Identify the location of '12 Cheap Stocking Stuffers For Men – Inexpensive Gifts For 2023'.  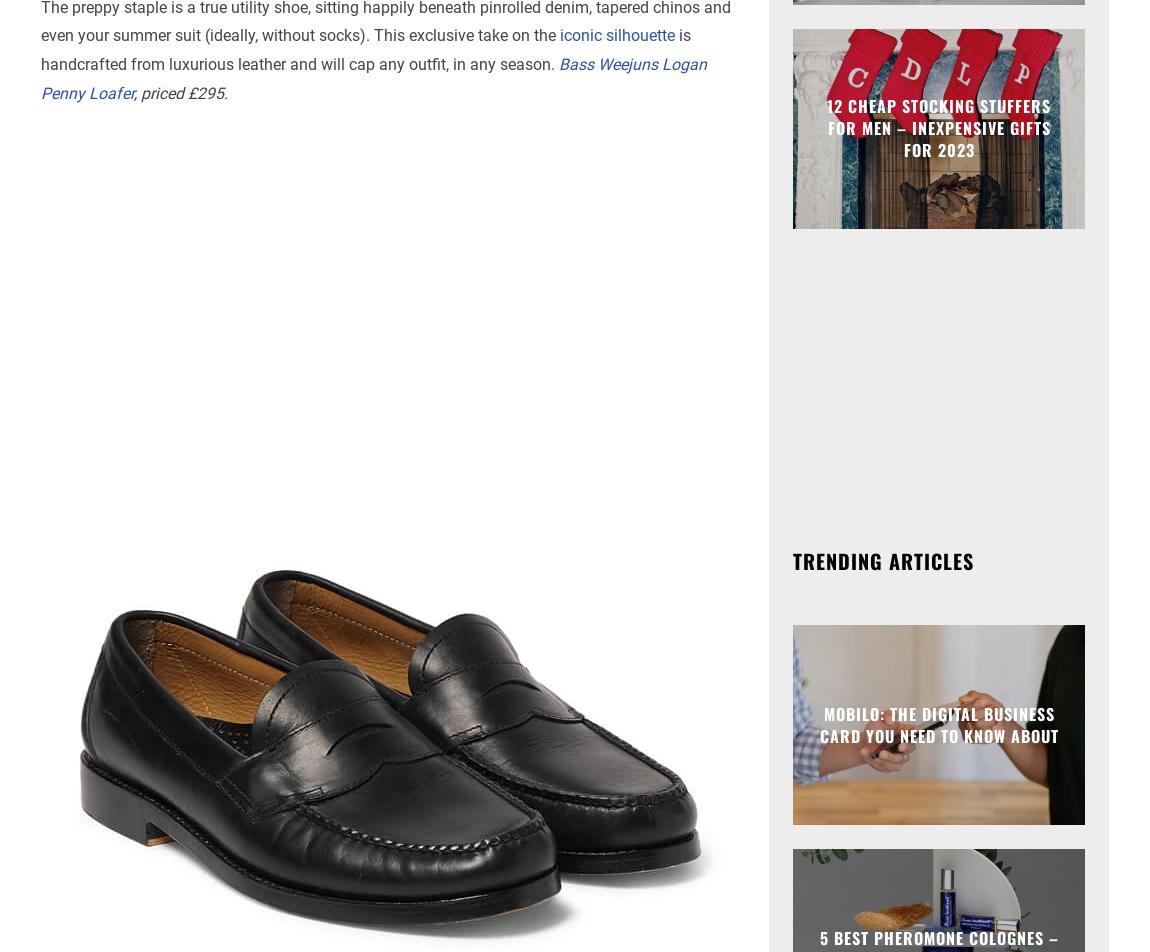
(938, 128).